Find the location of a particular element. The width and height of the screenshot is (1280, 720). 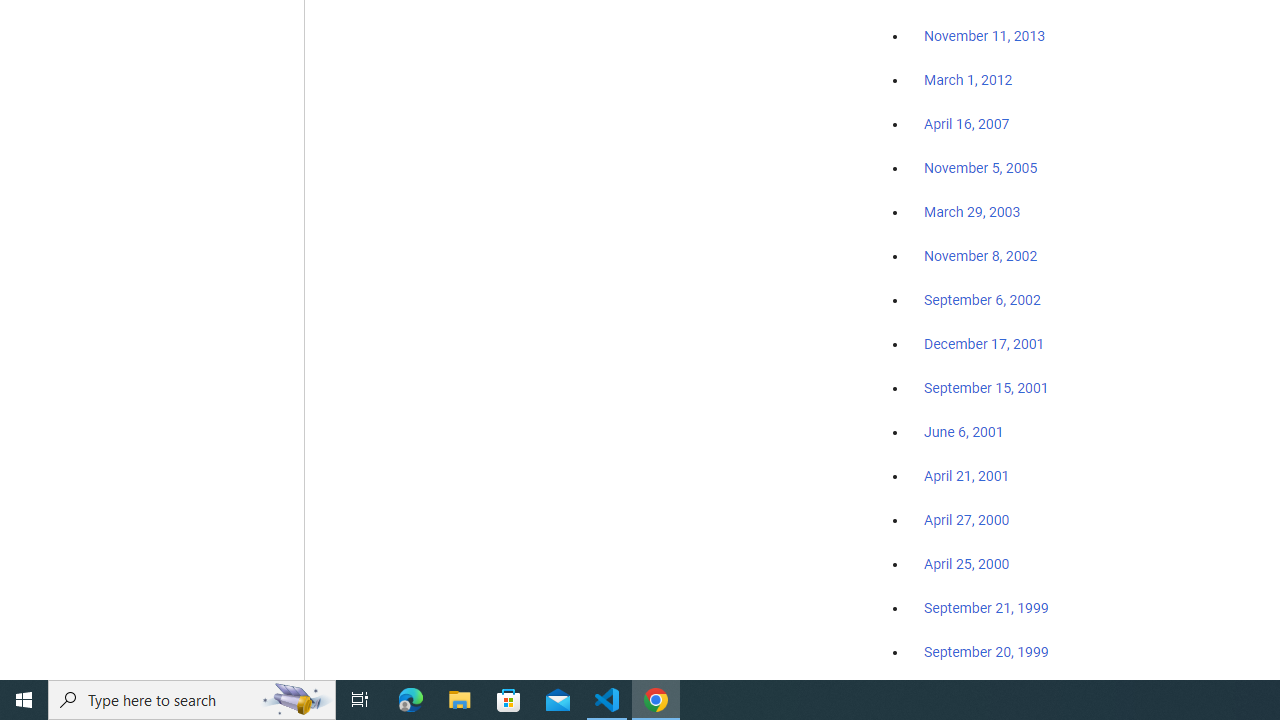

'April 27, 2000' is located at coordinates (967, 519).